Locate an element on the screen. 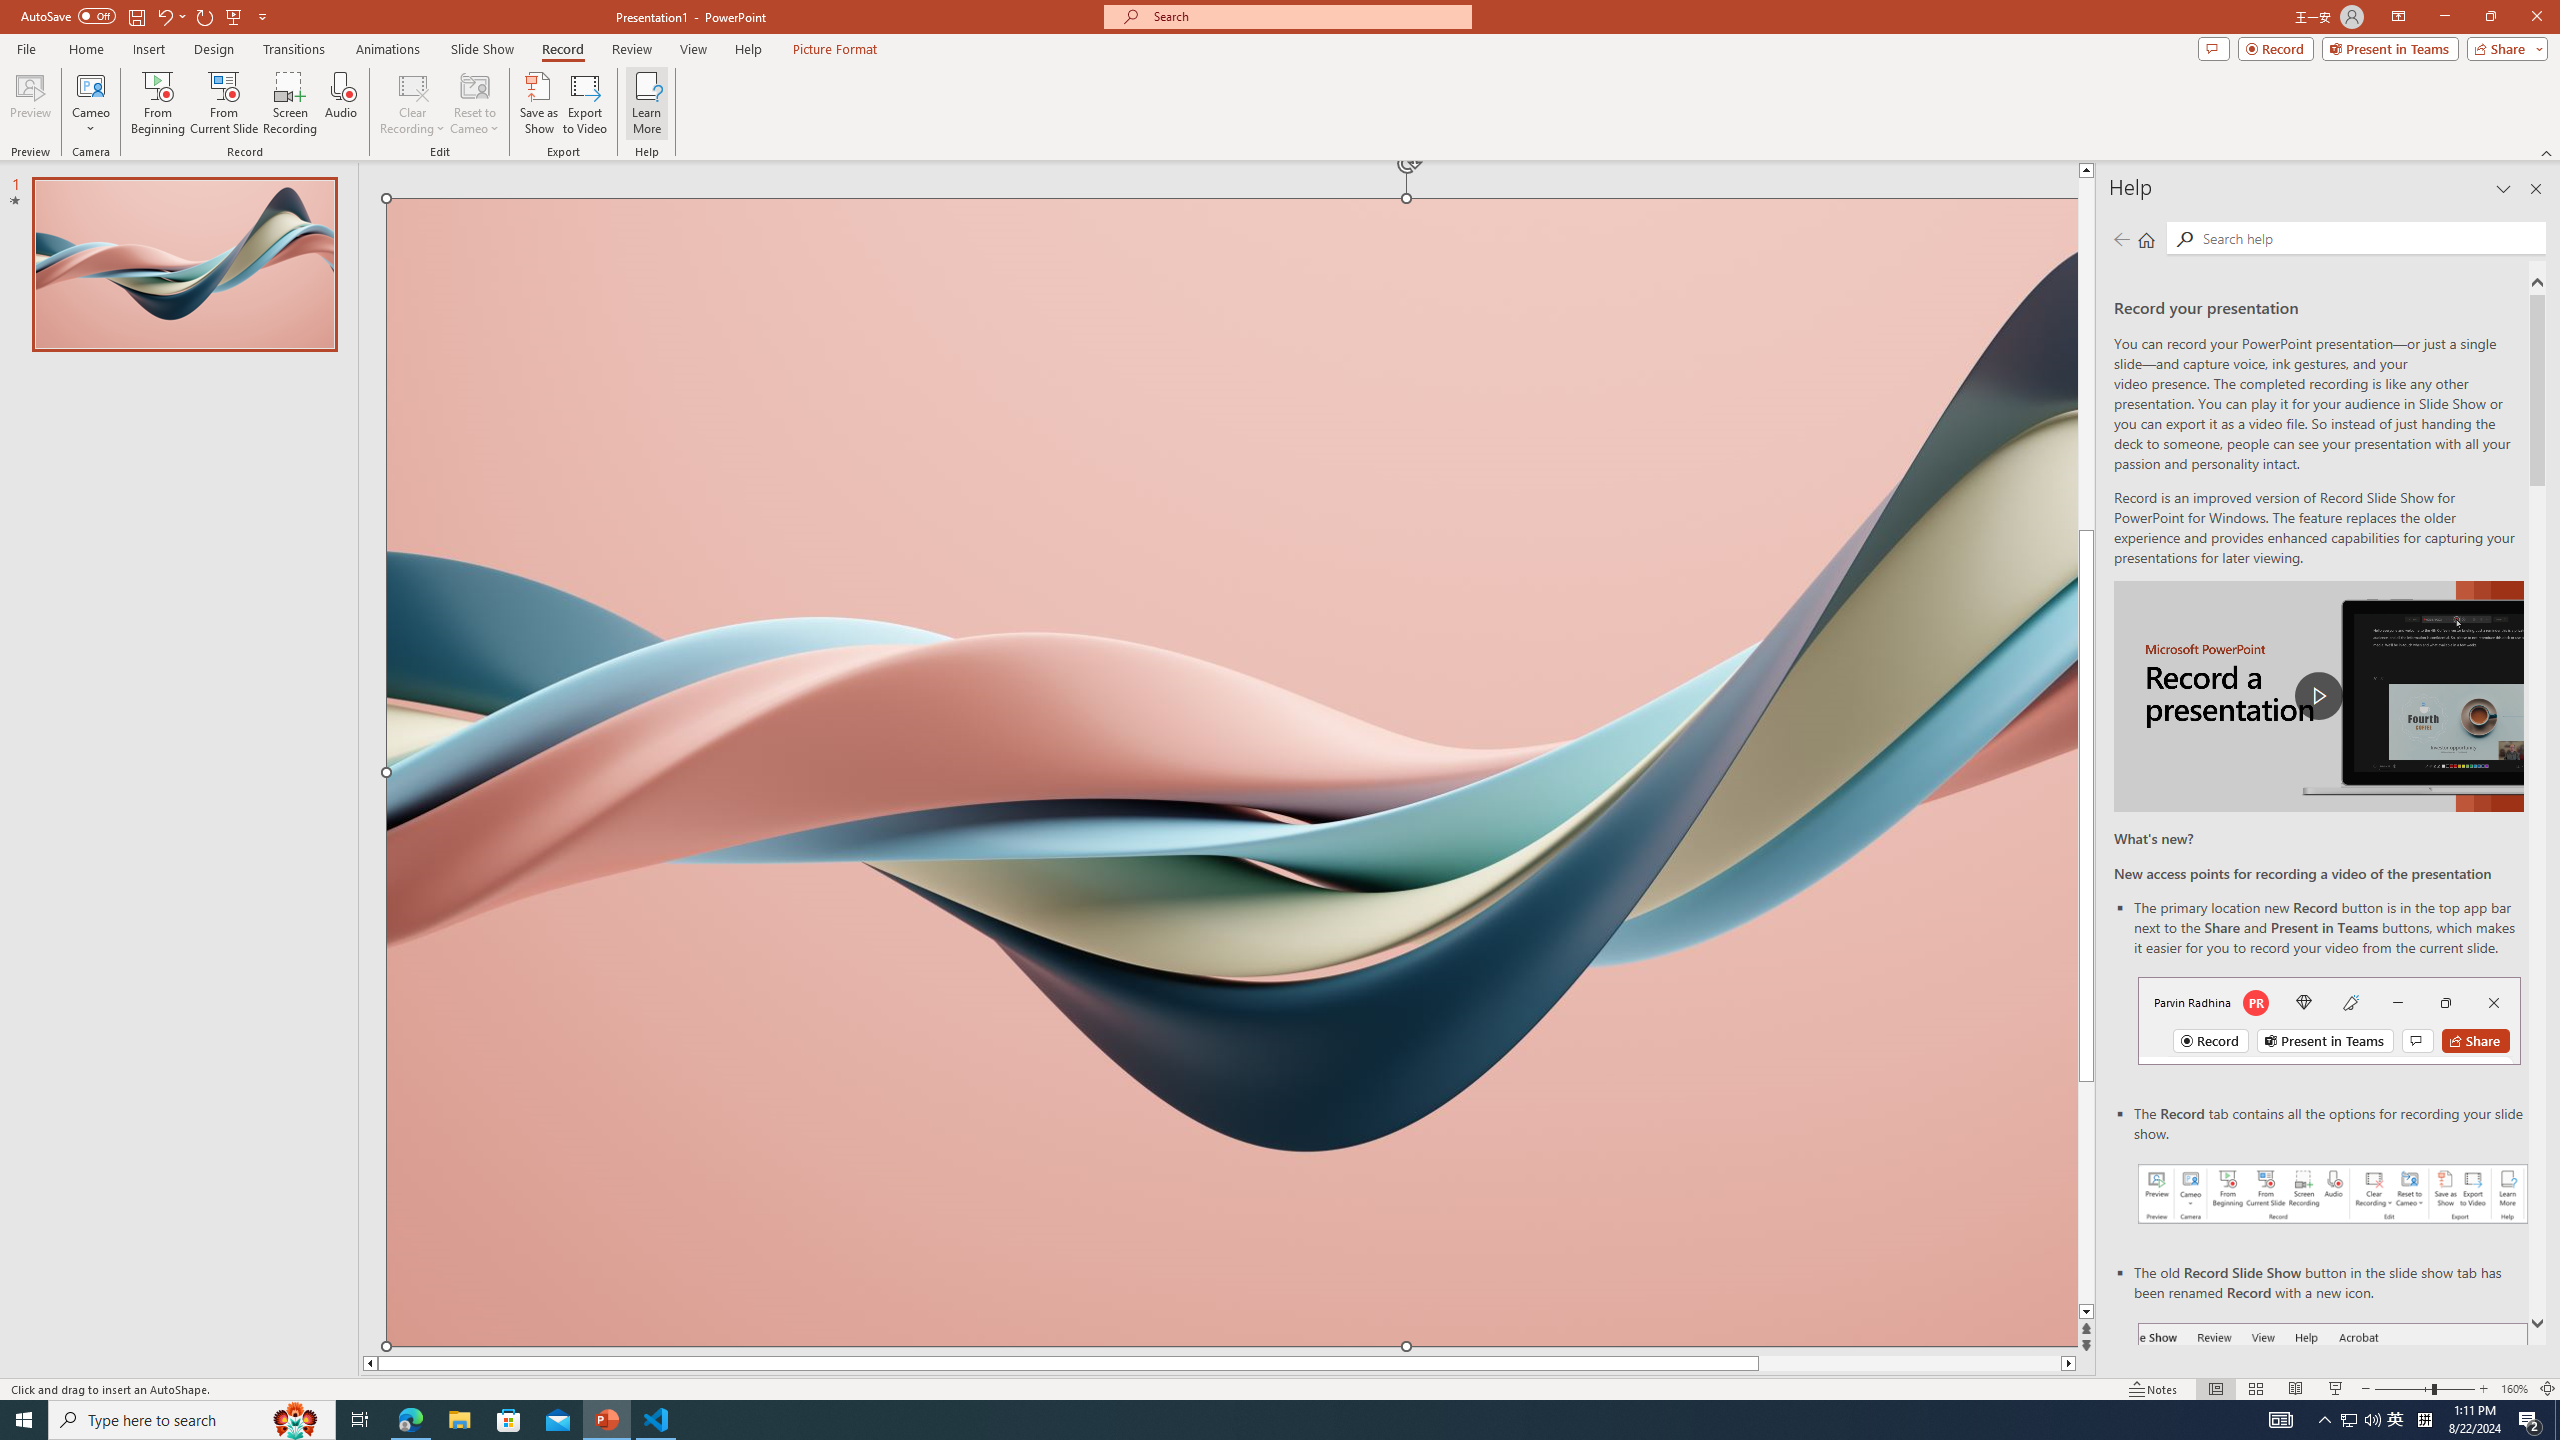 This screenshot has height=1440, width=2560. 'From Current Slide...' is located at coordinates (224, 103).